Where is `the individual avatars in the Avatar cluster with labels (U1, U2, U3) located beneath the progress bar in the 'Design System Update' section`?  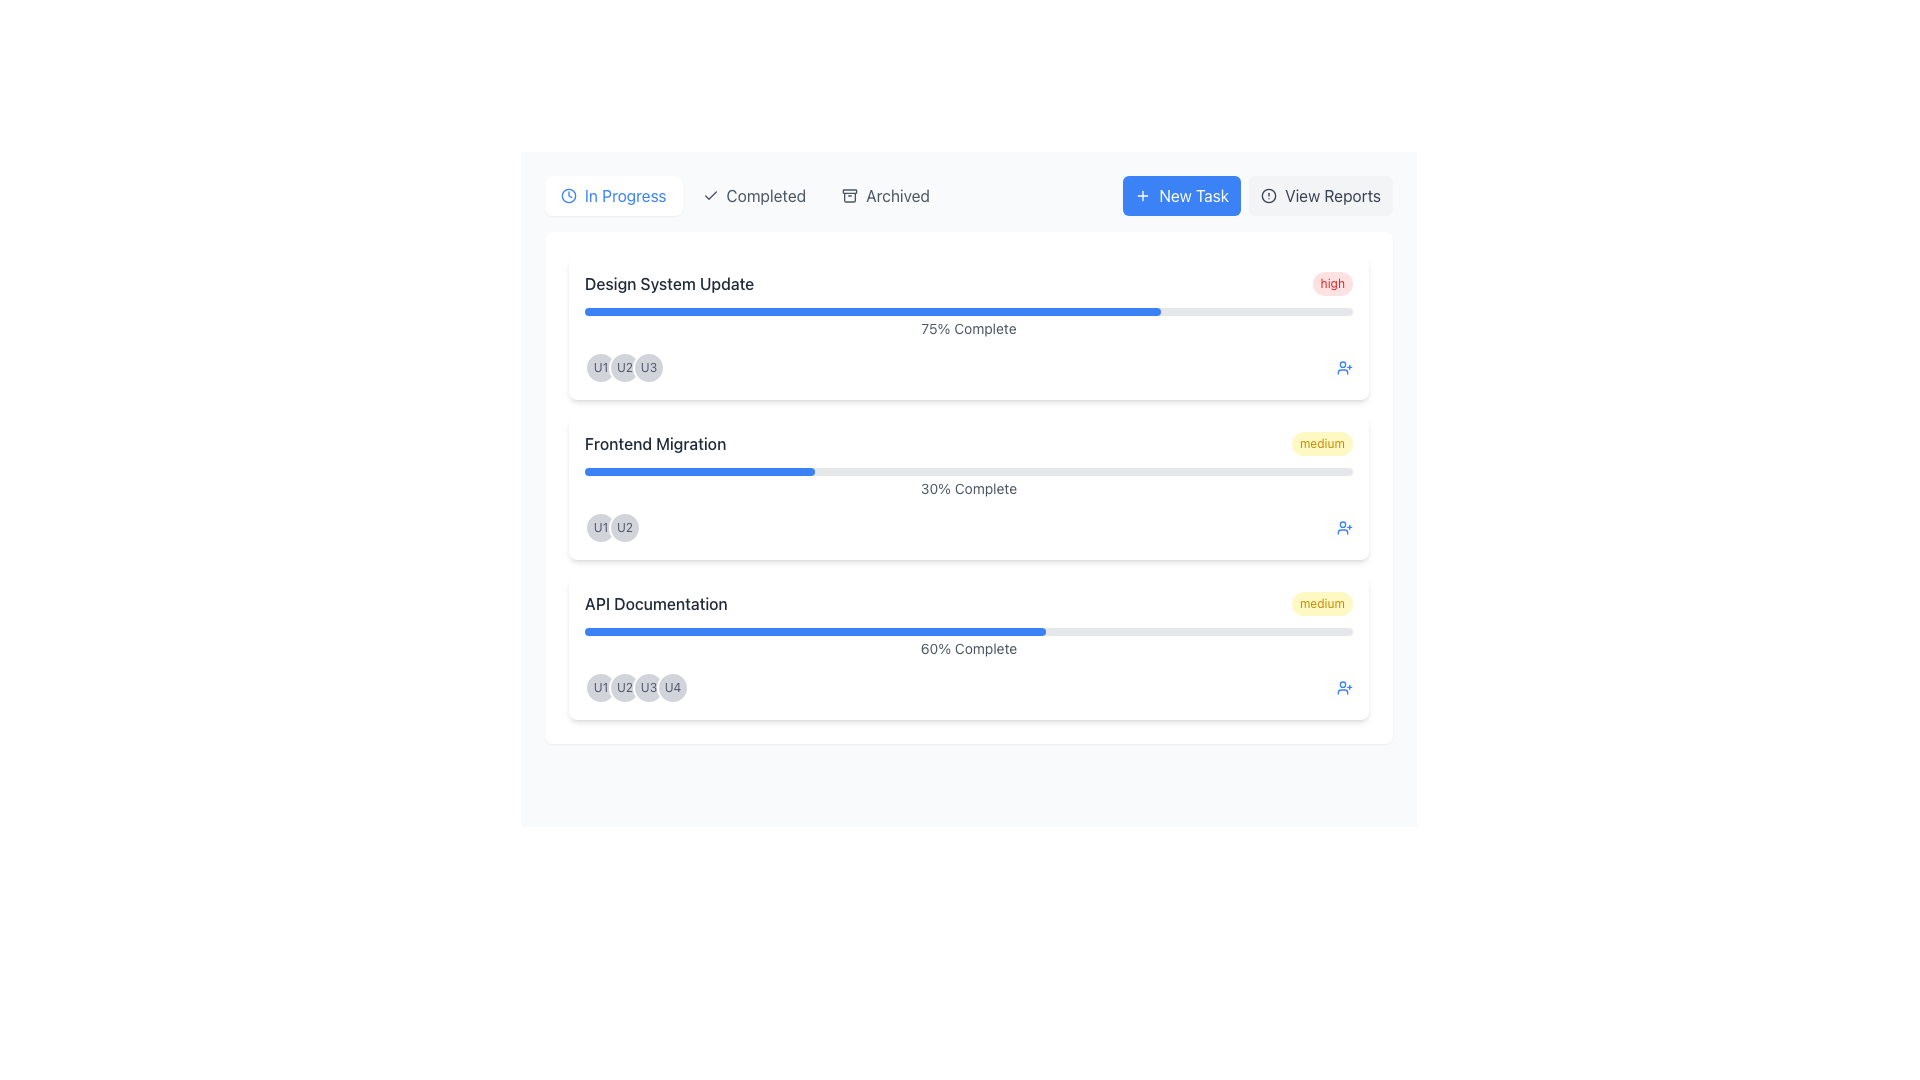 the individual avatars in the Avatar cluster with labels (U1, U2, U3) located beneath the progress bar in the 'Design System Update' section is located at coordinates (623, 367).